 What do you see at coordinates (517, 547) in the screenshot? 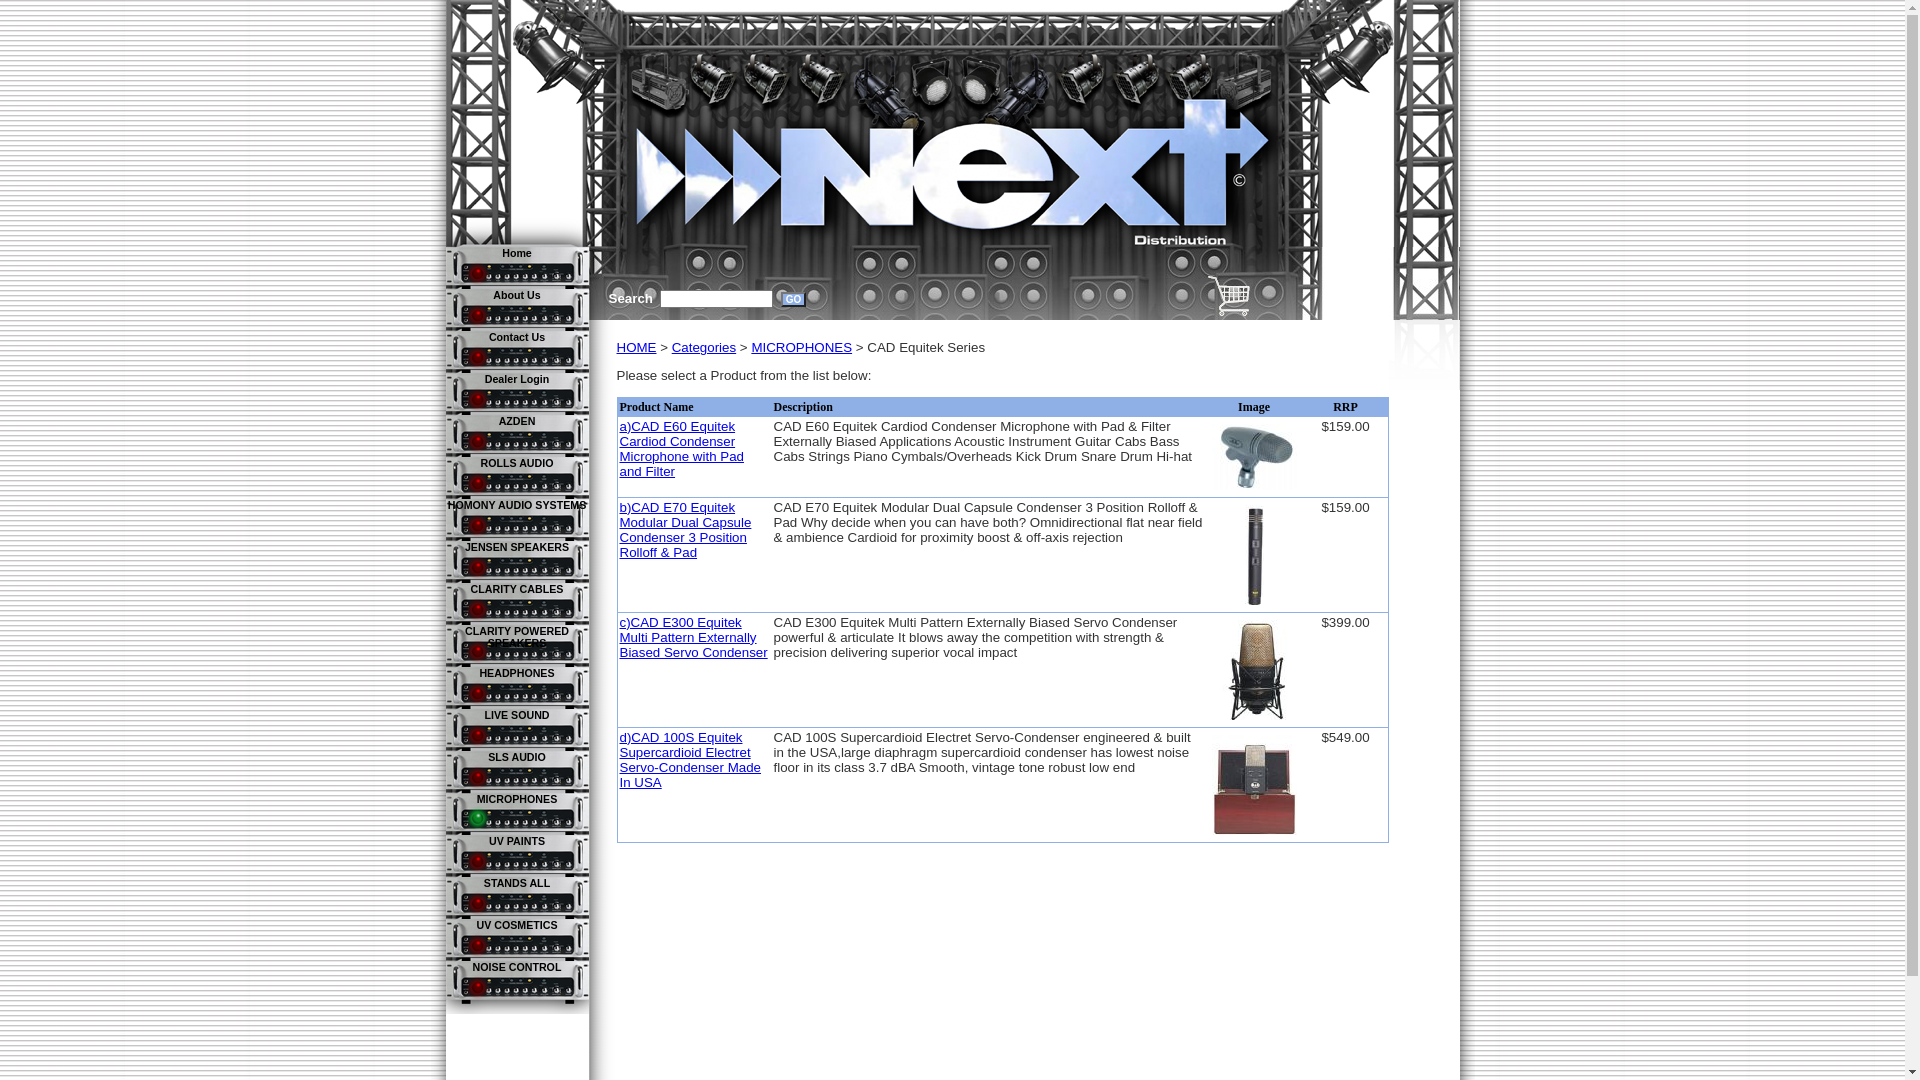
I see `'JENSEN SPEAKERS'` at bounding box center [517, 547].